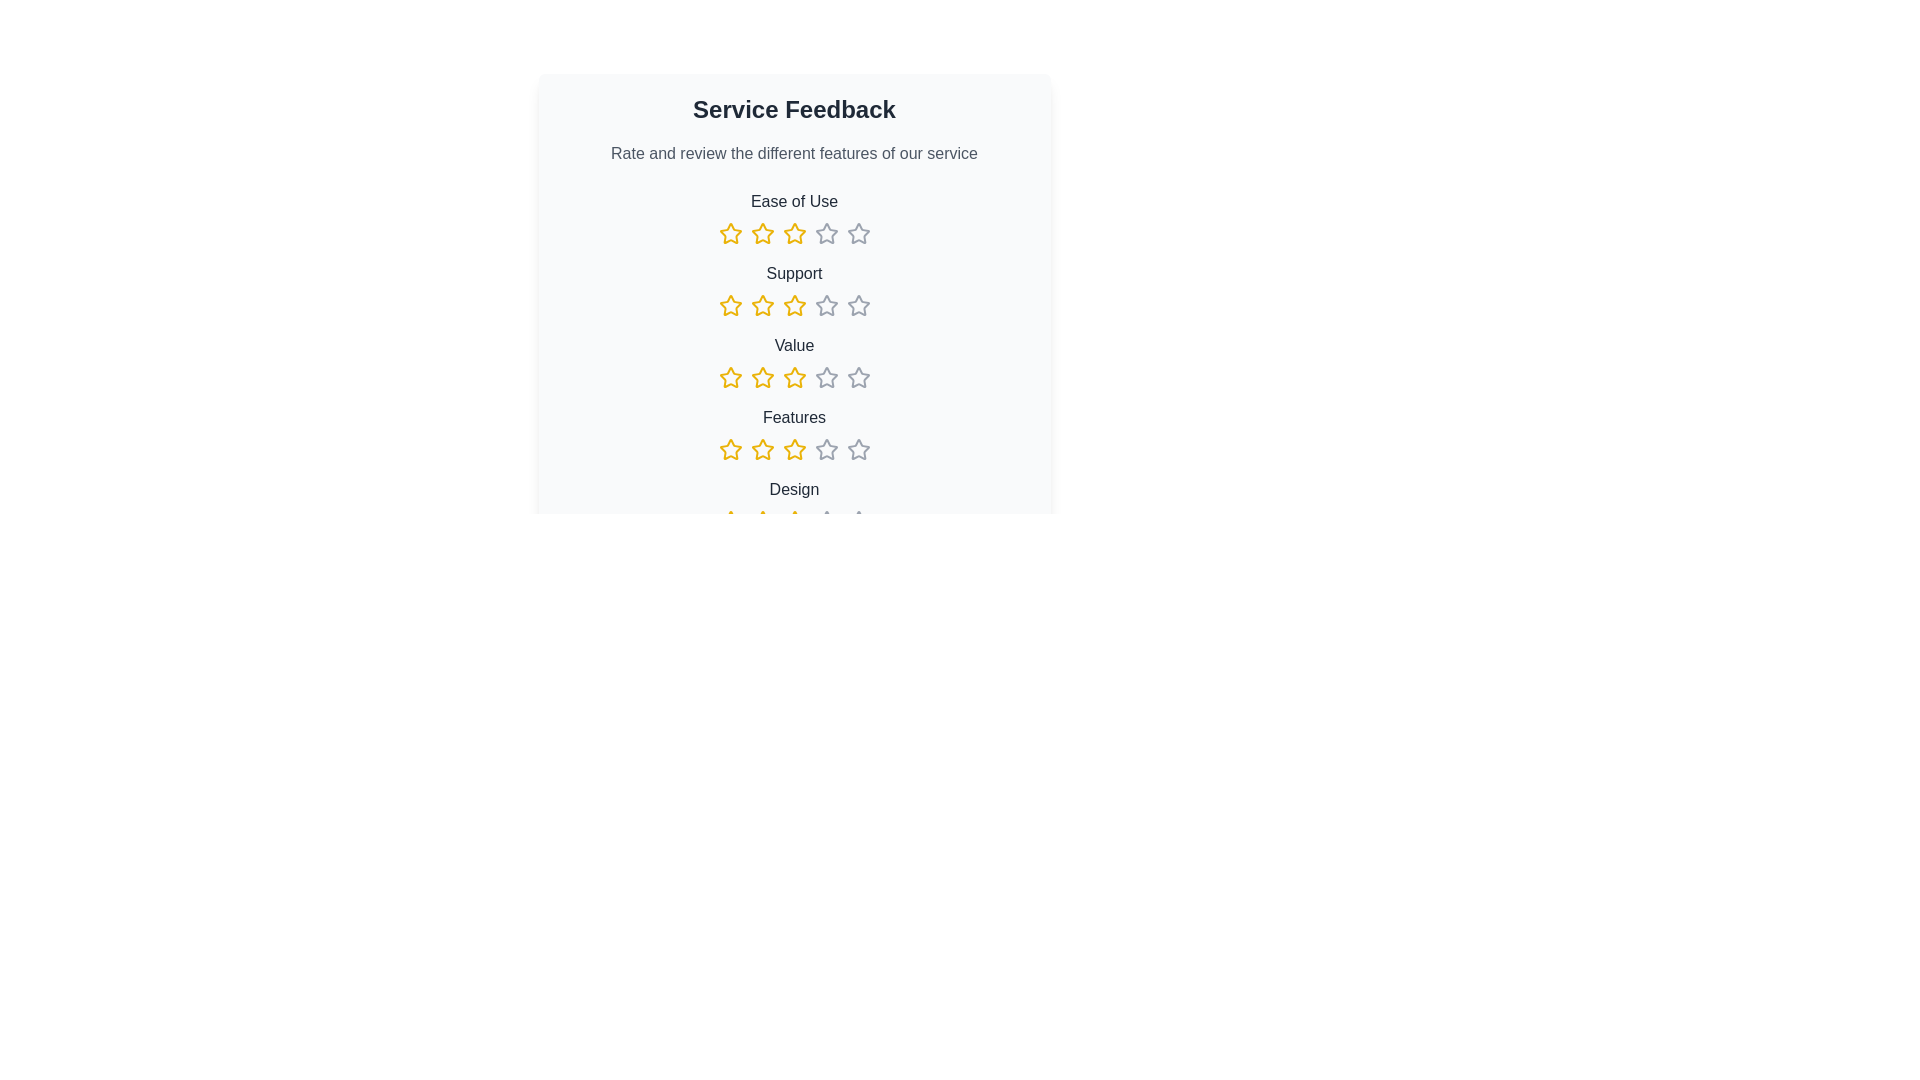  What do you see at coordinates (761, 377) in the screenshot?
I see `the first star in the 'Value' rating section` at bounding box center [761, 377].